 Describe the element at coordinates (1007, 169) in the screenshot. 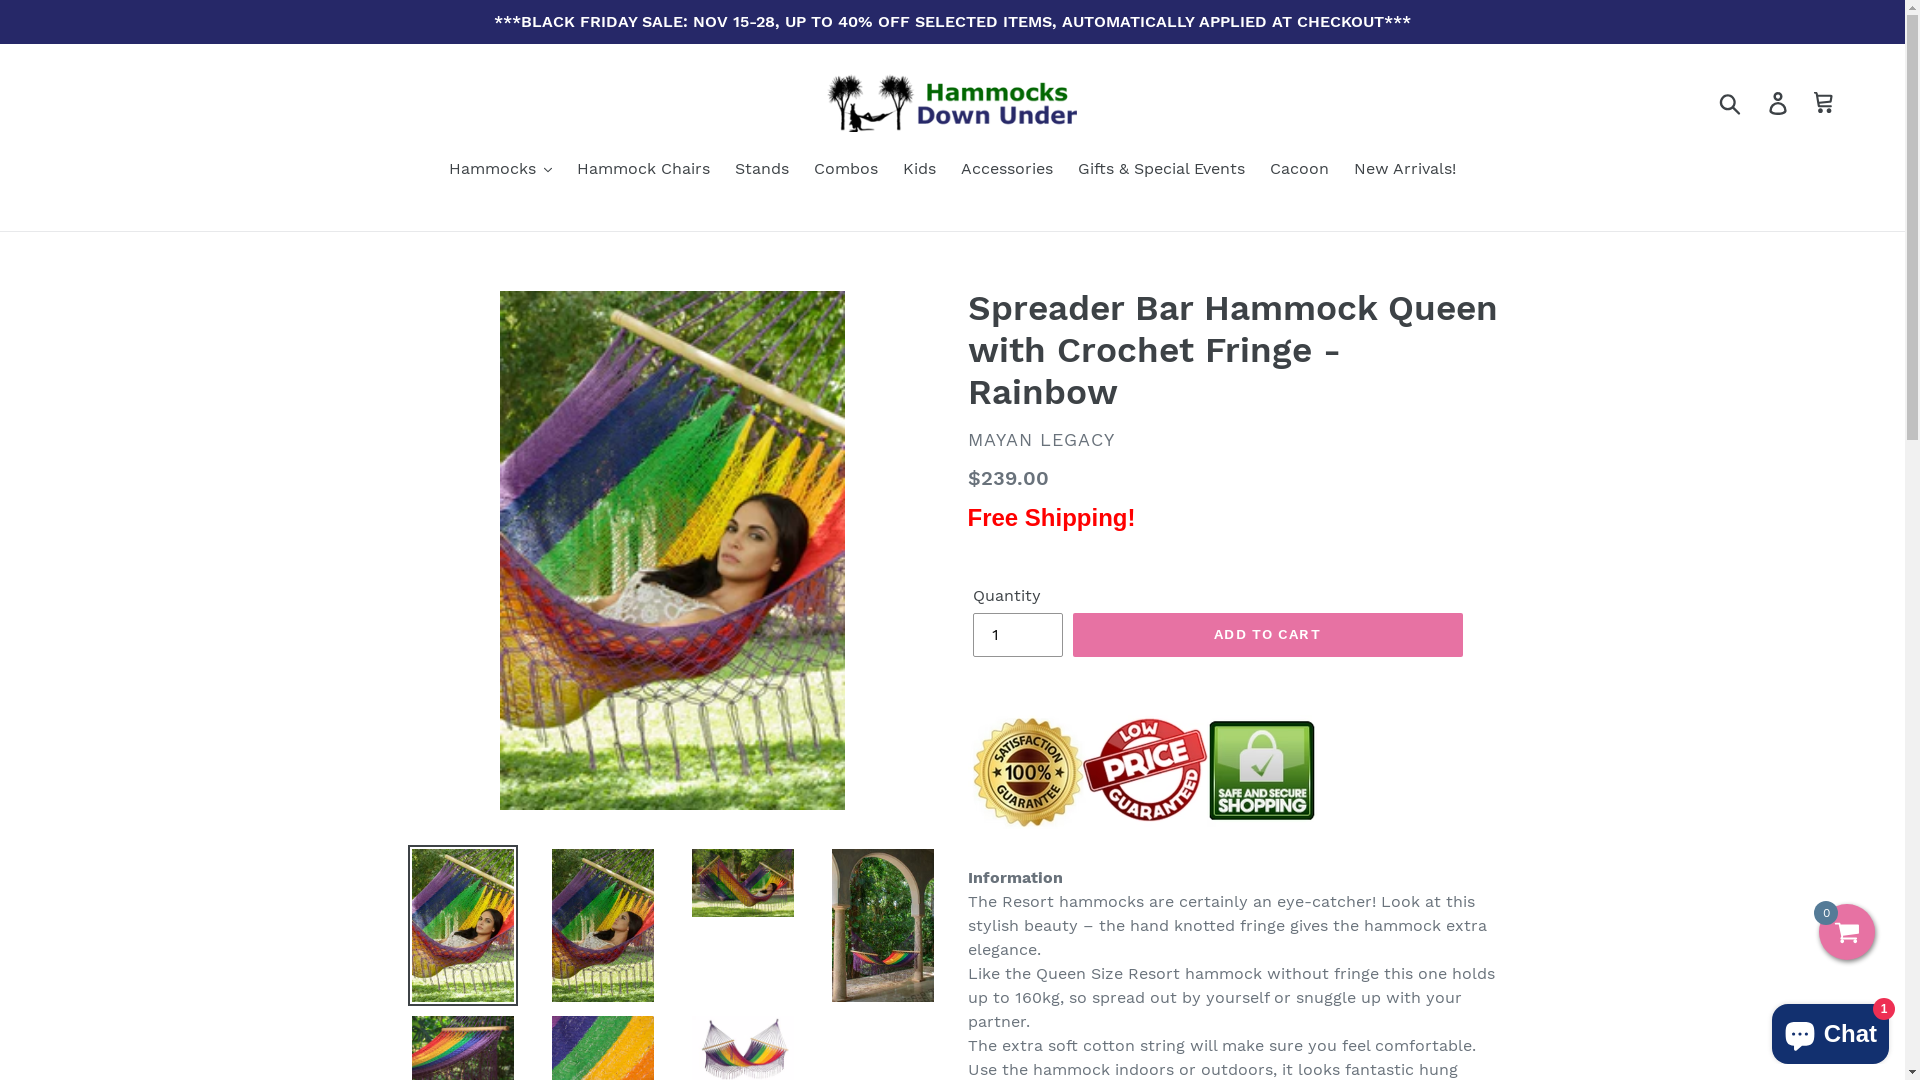

I see `'Accessories'` at that location.